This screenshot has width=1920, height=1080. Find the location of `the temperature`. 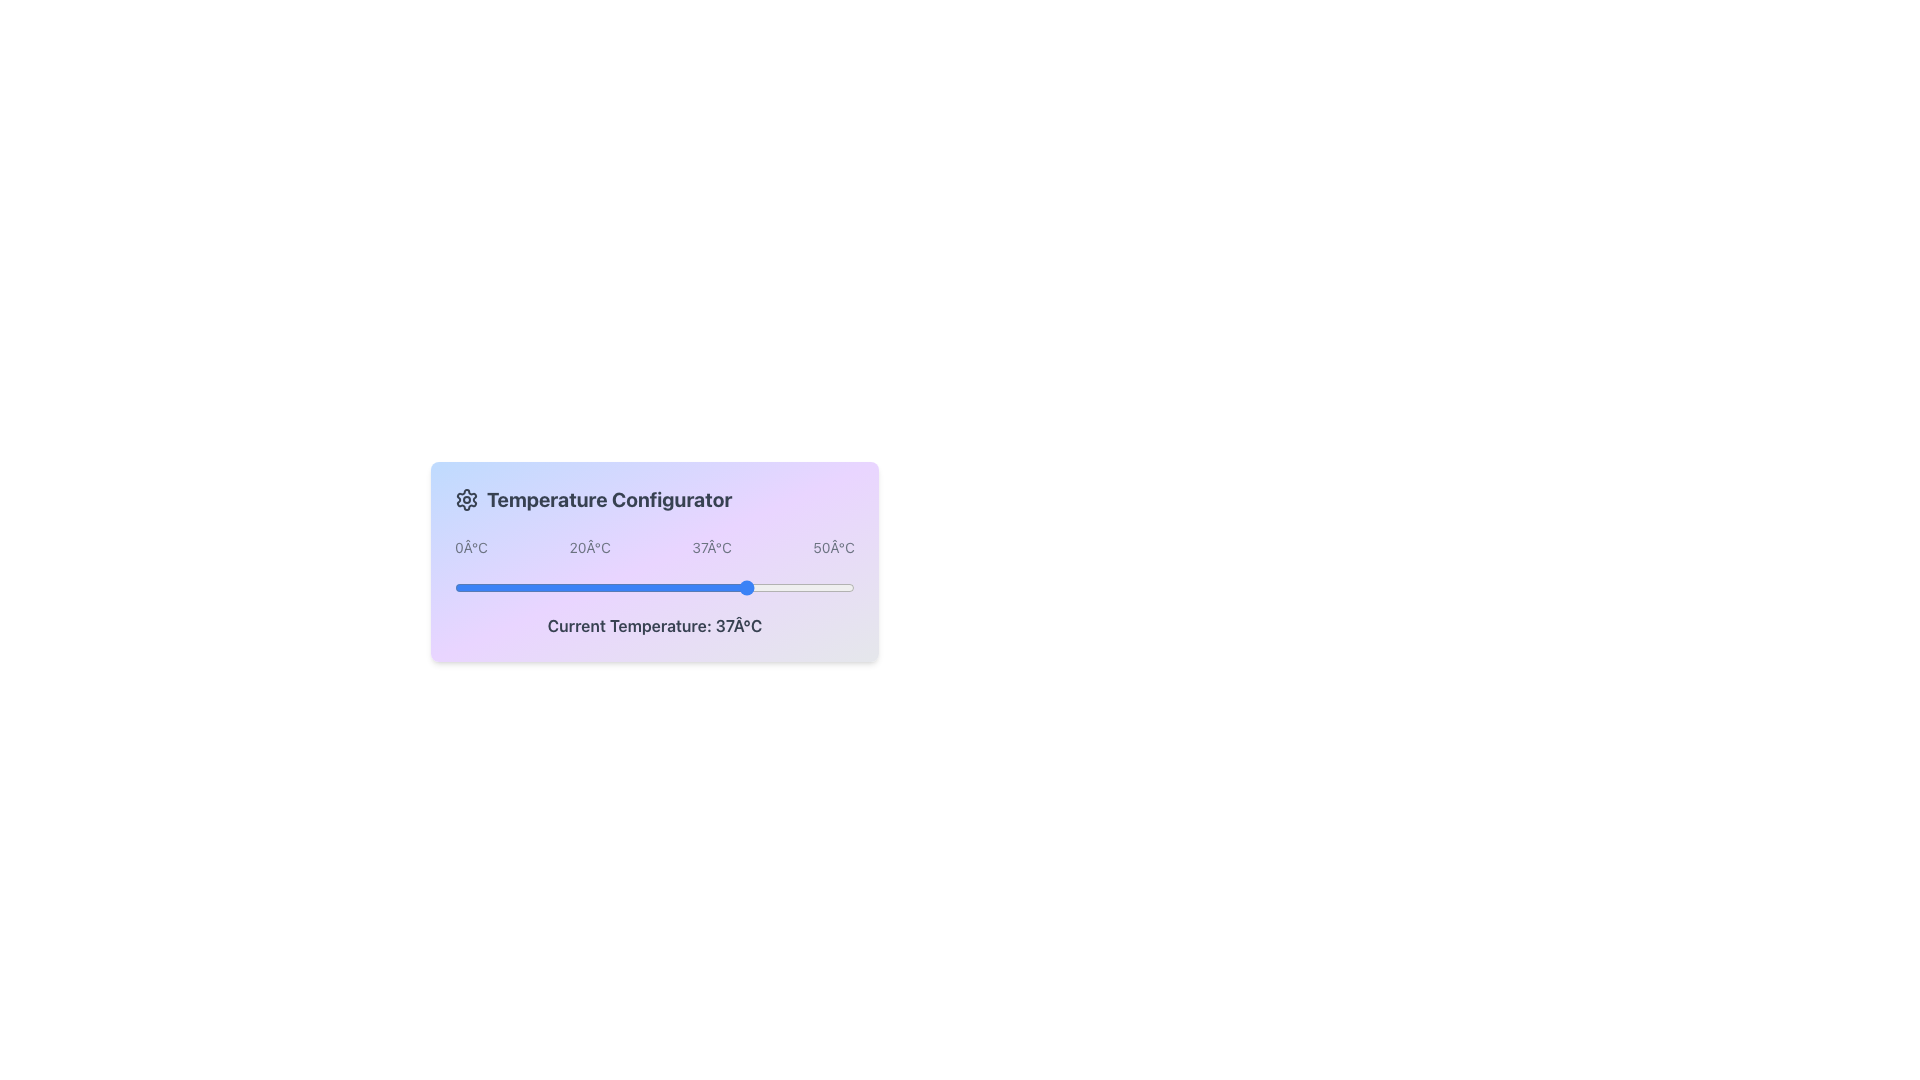

the temperature is located at coordinates (613, 586).